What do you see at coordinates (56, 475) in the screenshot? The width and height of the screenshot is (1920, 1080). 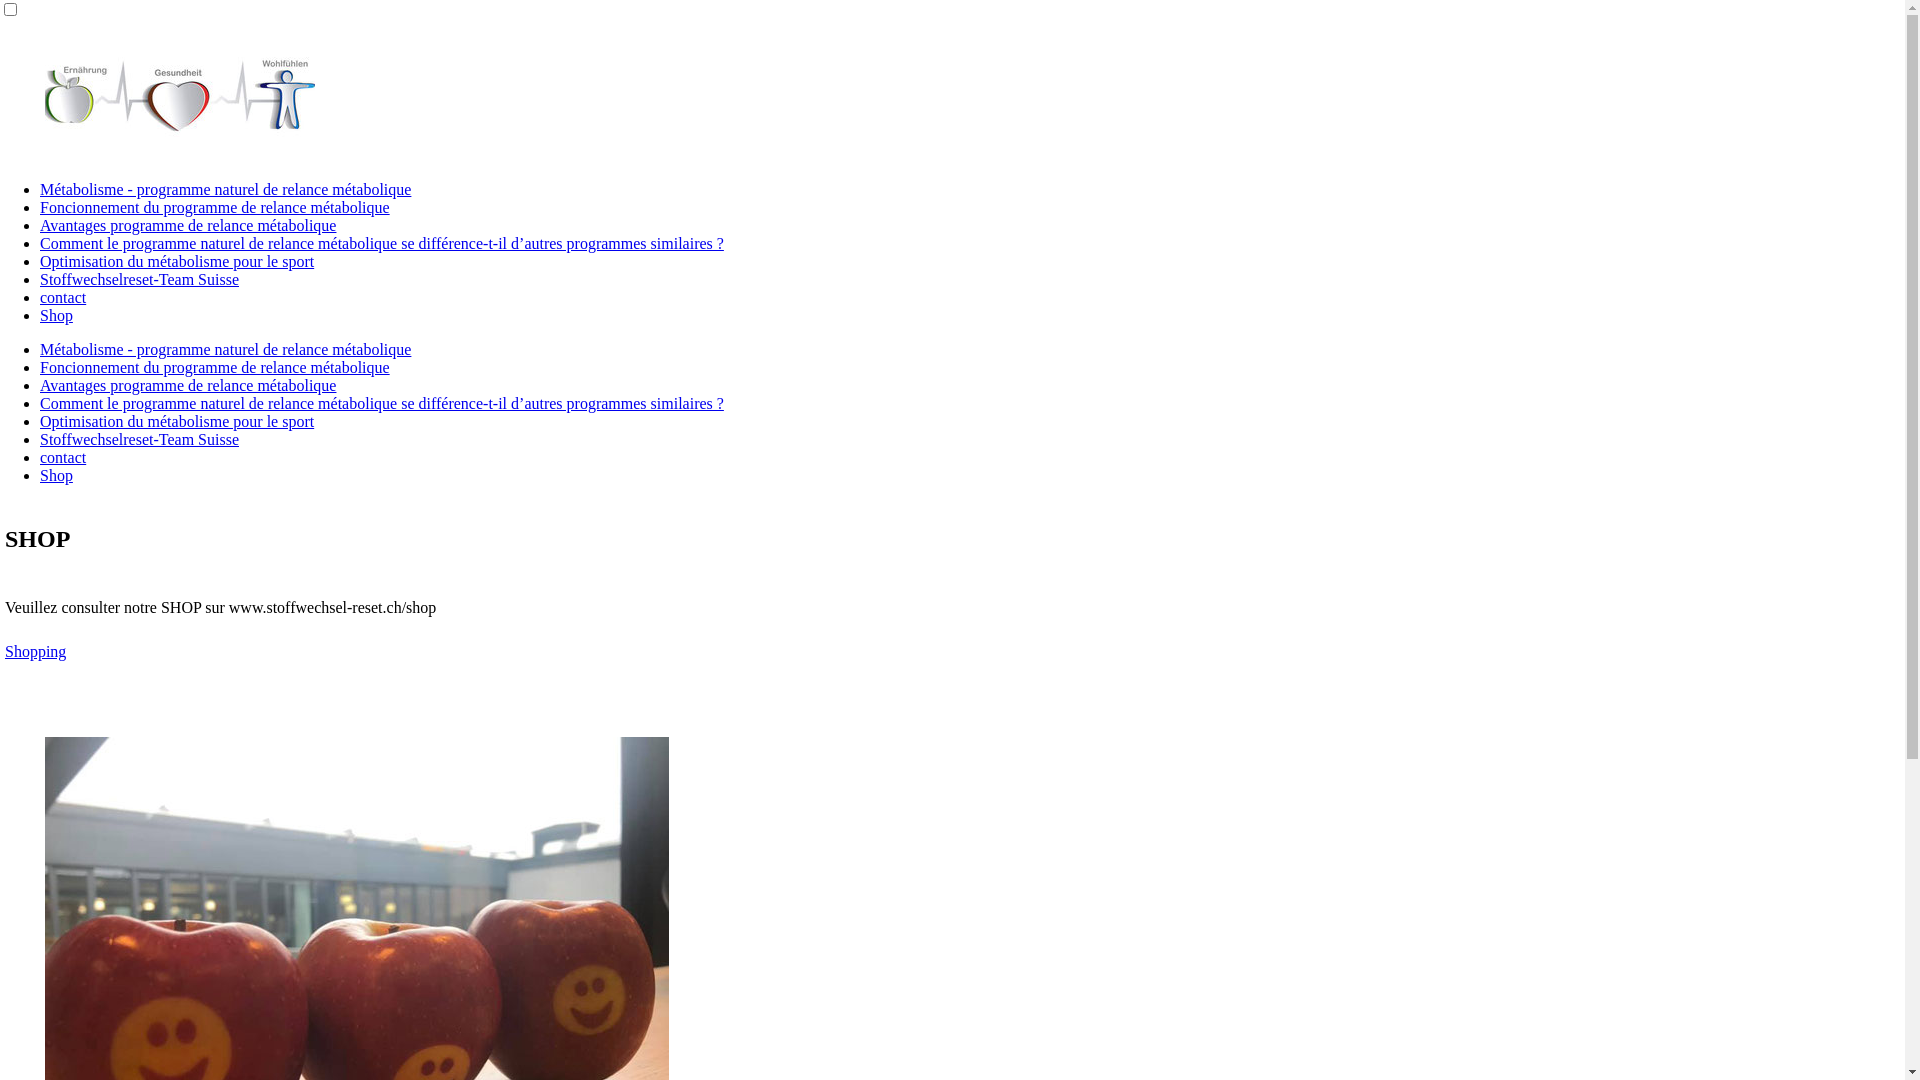 I see `'Shop'` at bounding box center [56, 475].